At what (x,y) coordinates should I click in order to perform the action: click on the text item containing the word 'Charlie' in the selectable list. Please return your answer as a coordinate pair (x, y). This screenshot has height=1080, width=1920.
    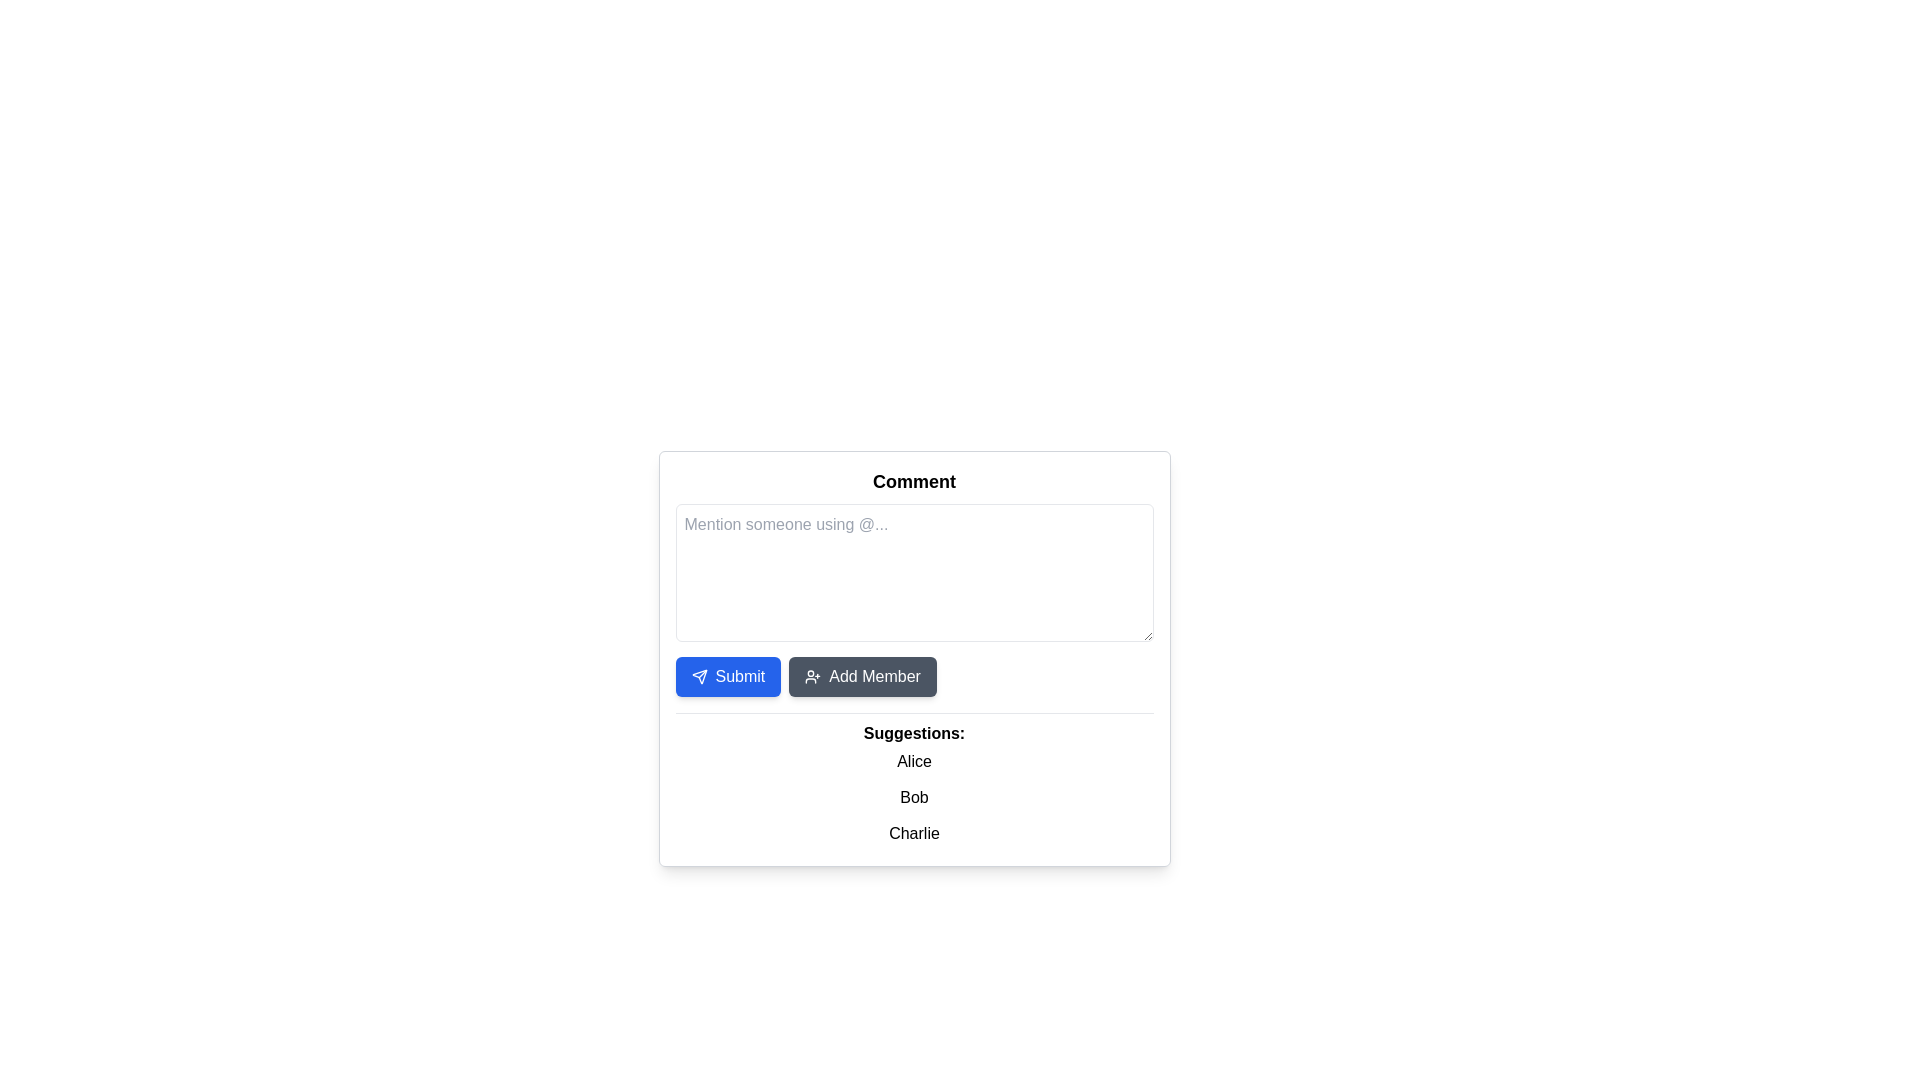
    Looking at the image, I should click on (913, 833).